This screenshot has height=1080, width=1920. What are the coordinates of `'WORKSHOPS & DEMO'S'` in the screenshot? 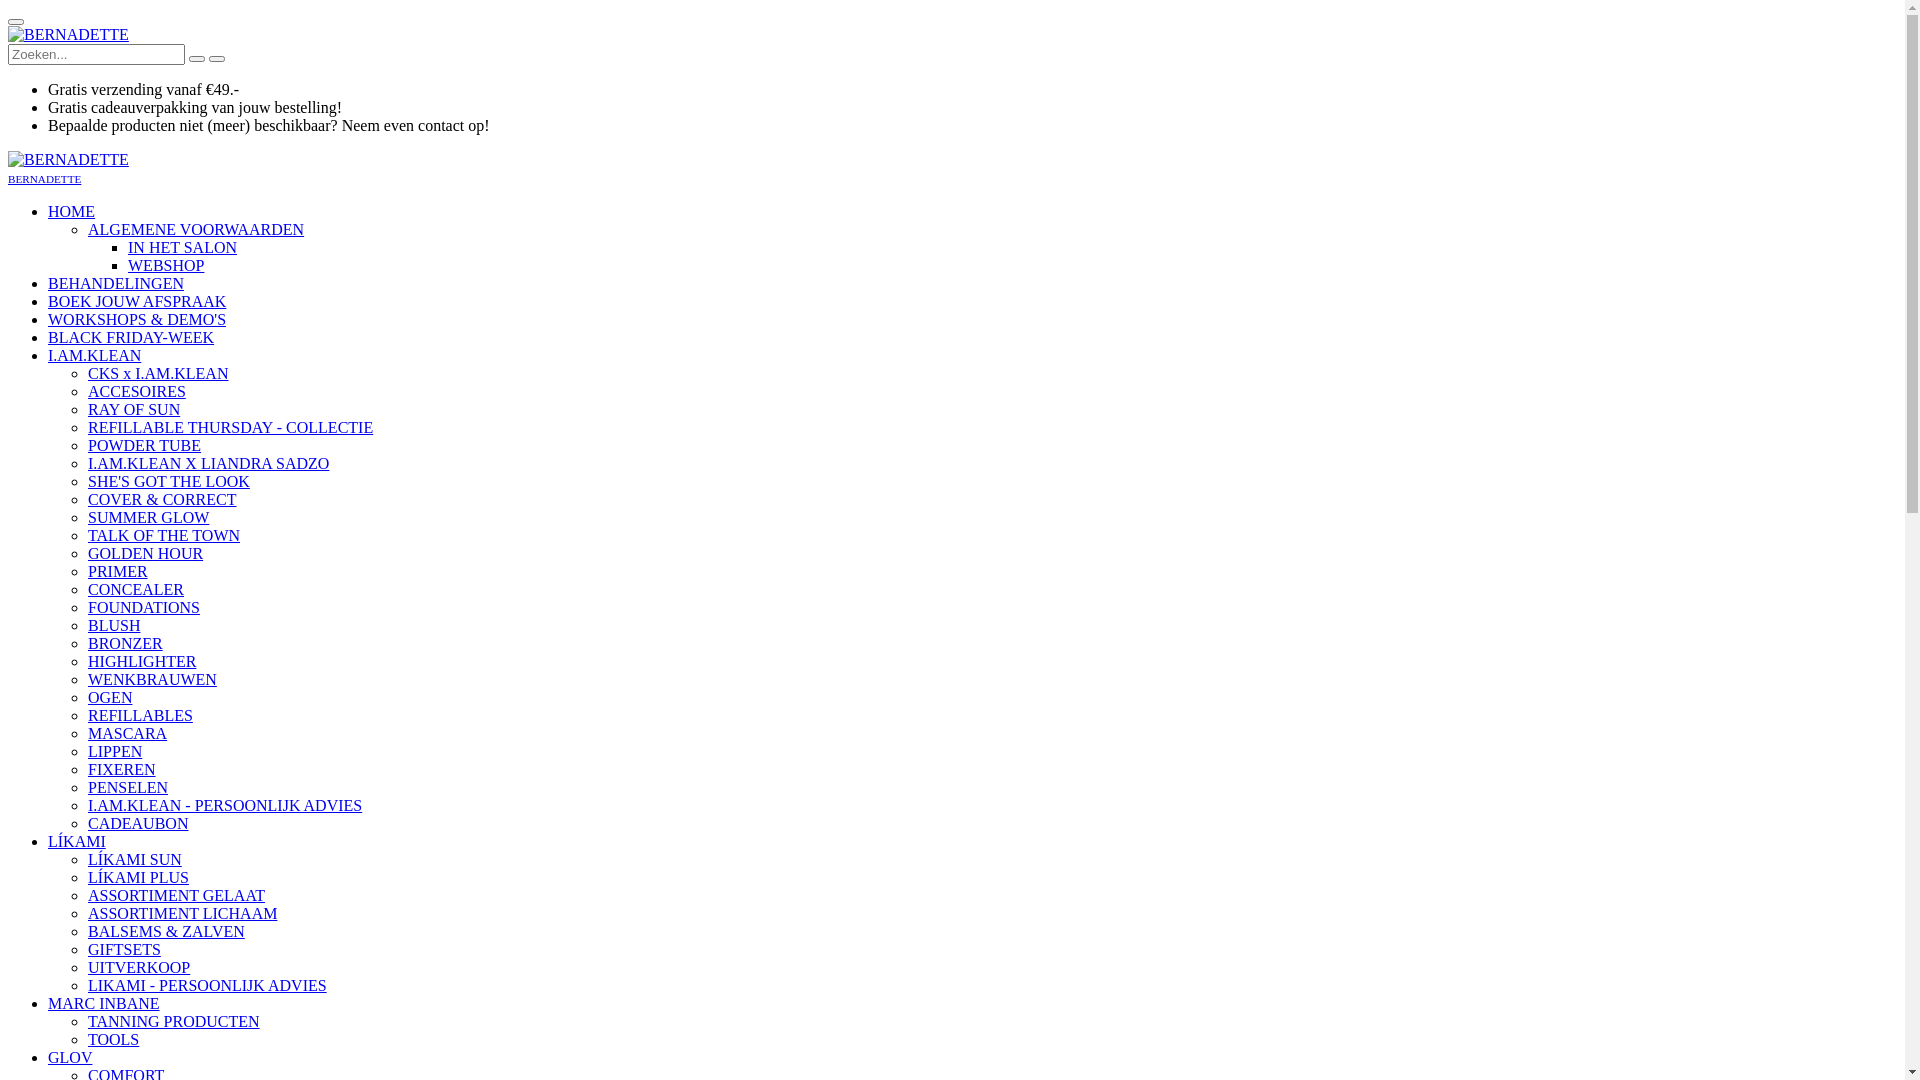 It's located at (48, 318).